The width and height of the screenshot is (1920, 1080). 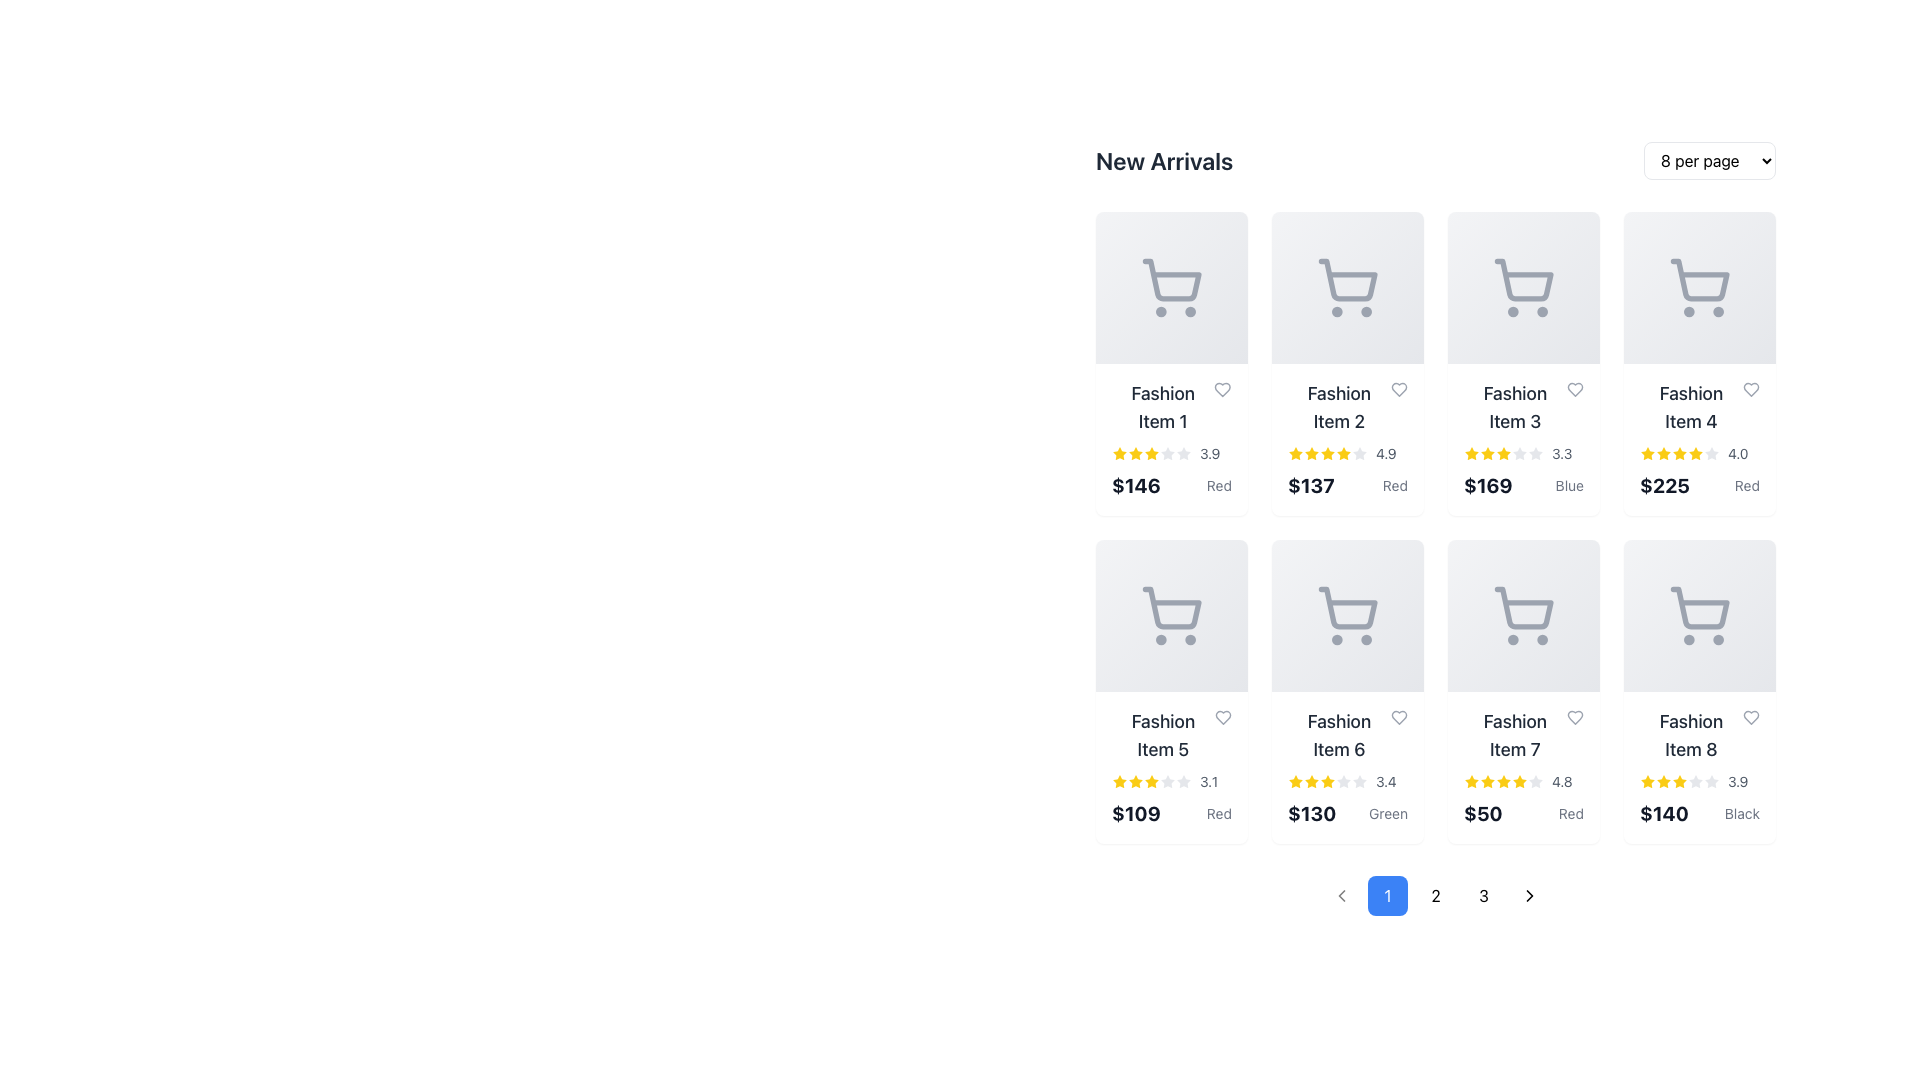 I want to click on the shopping cart icon located in the bottom half of the interactive card for Fashion Item 6, so click(x=1348, y=615).